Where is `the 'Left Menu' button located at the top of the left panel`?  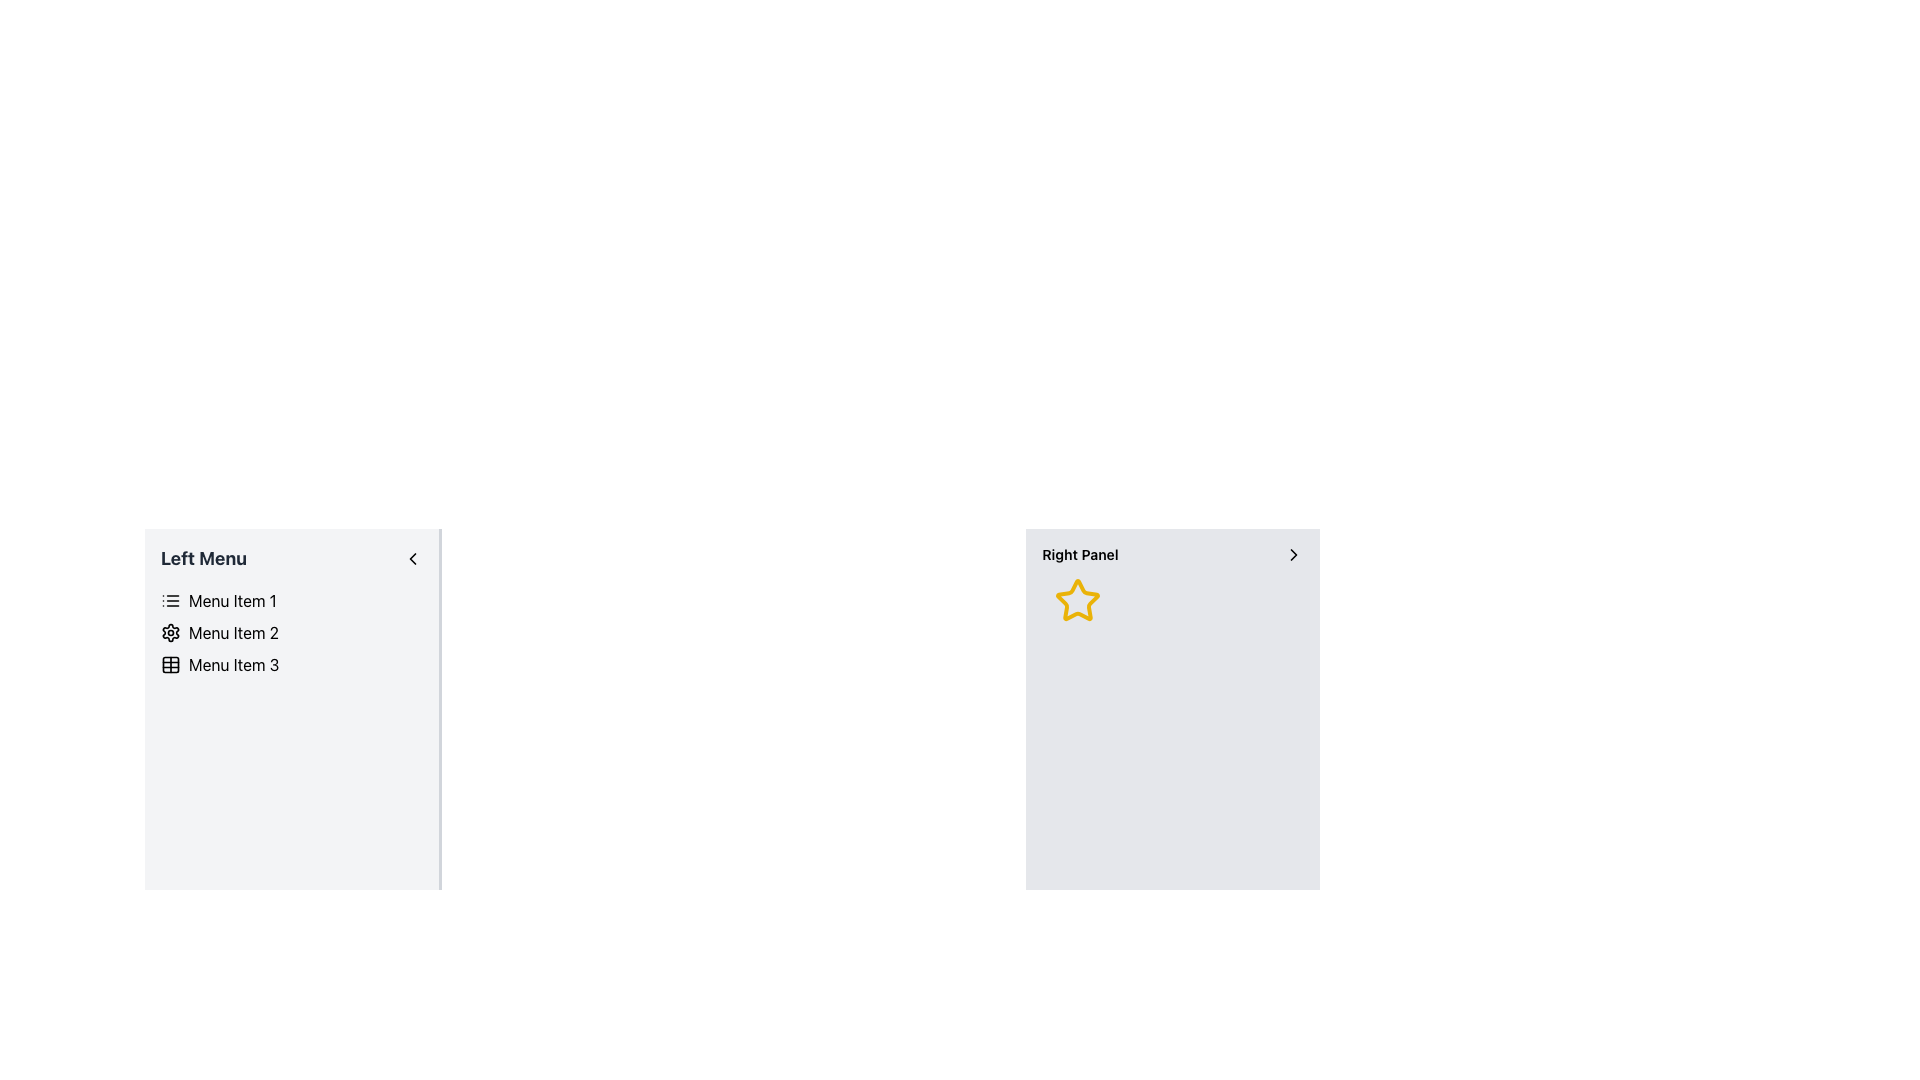 the 'Left Menu' button located at the top of the left panel is located at coordinates (290, 559).